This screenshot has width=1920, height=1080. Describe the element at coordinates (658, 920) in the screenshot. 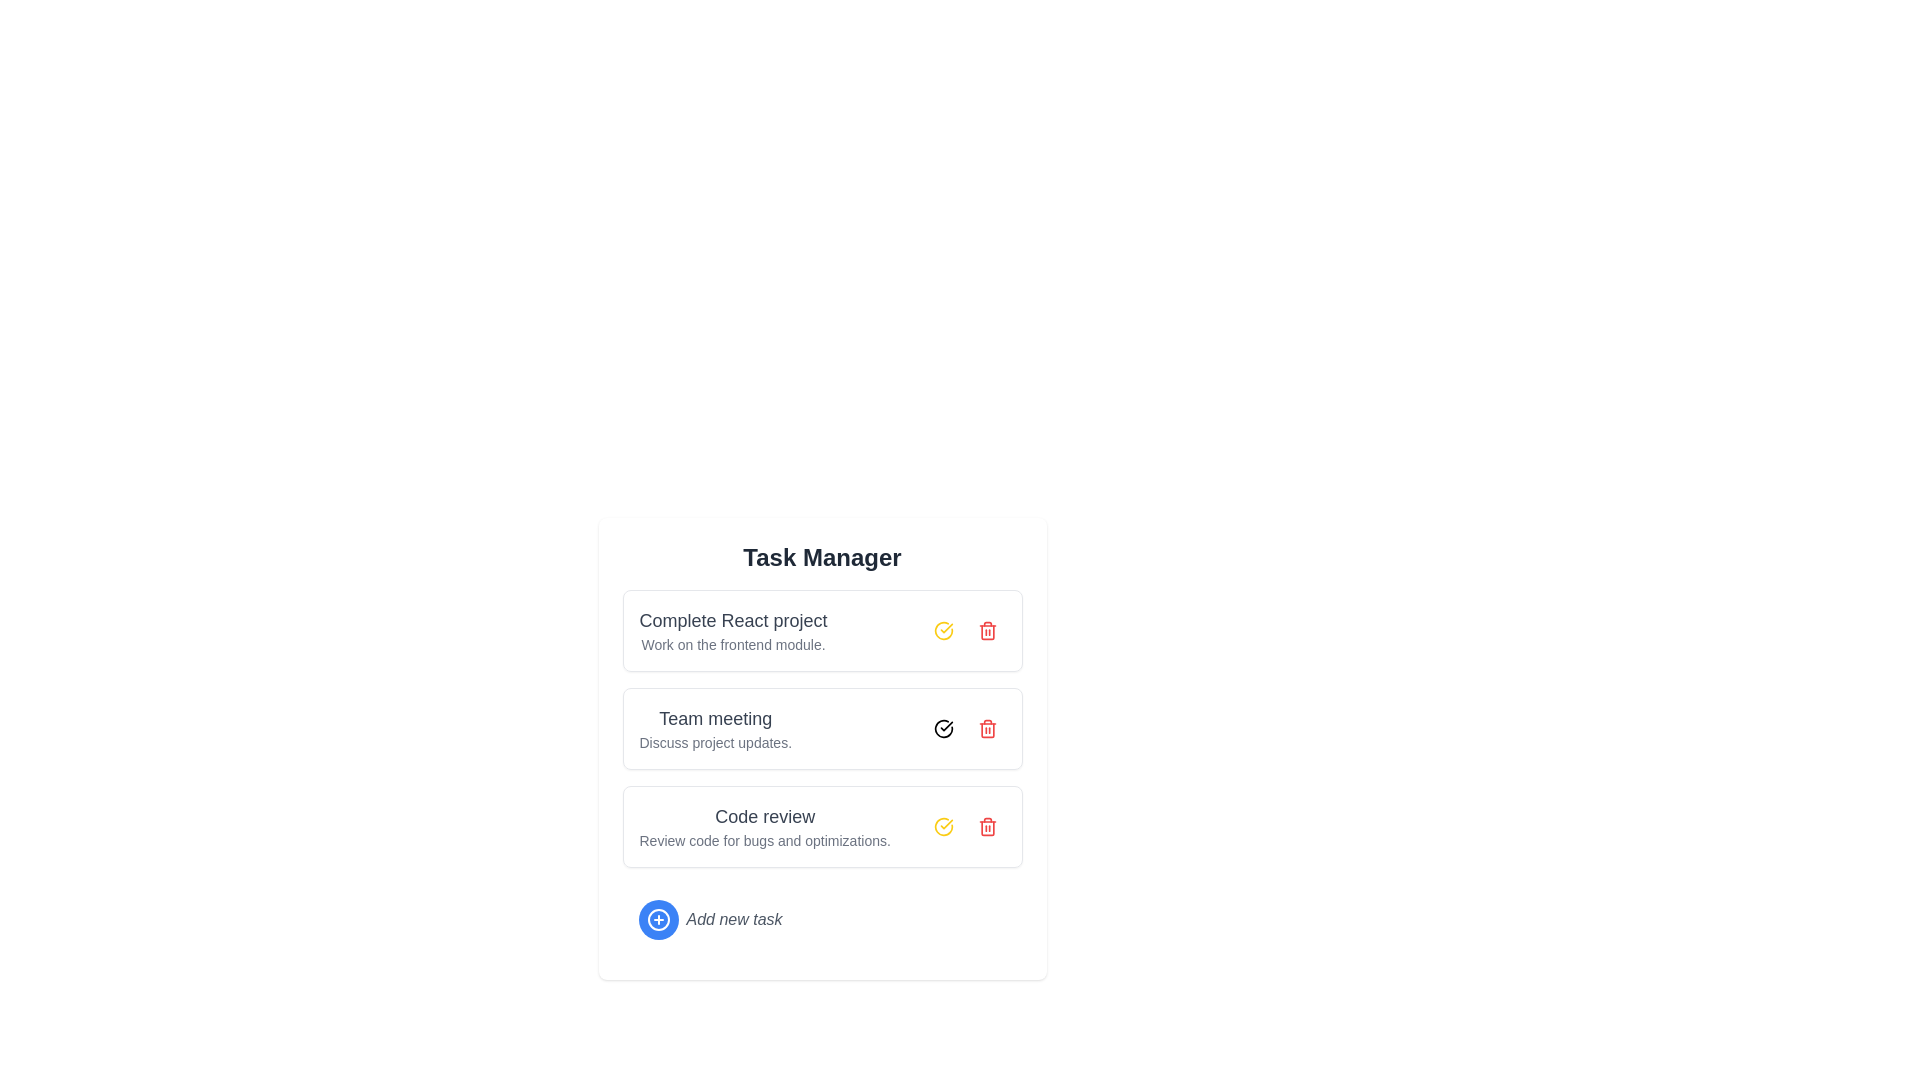

I see `the decorative circular SVG element that is part of the 'Add new task' button in the task manager interface, located at the center of the bottom area of the task list` at that location.